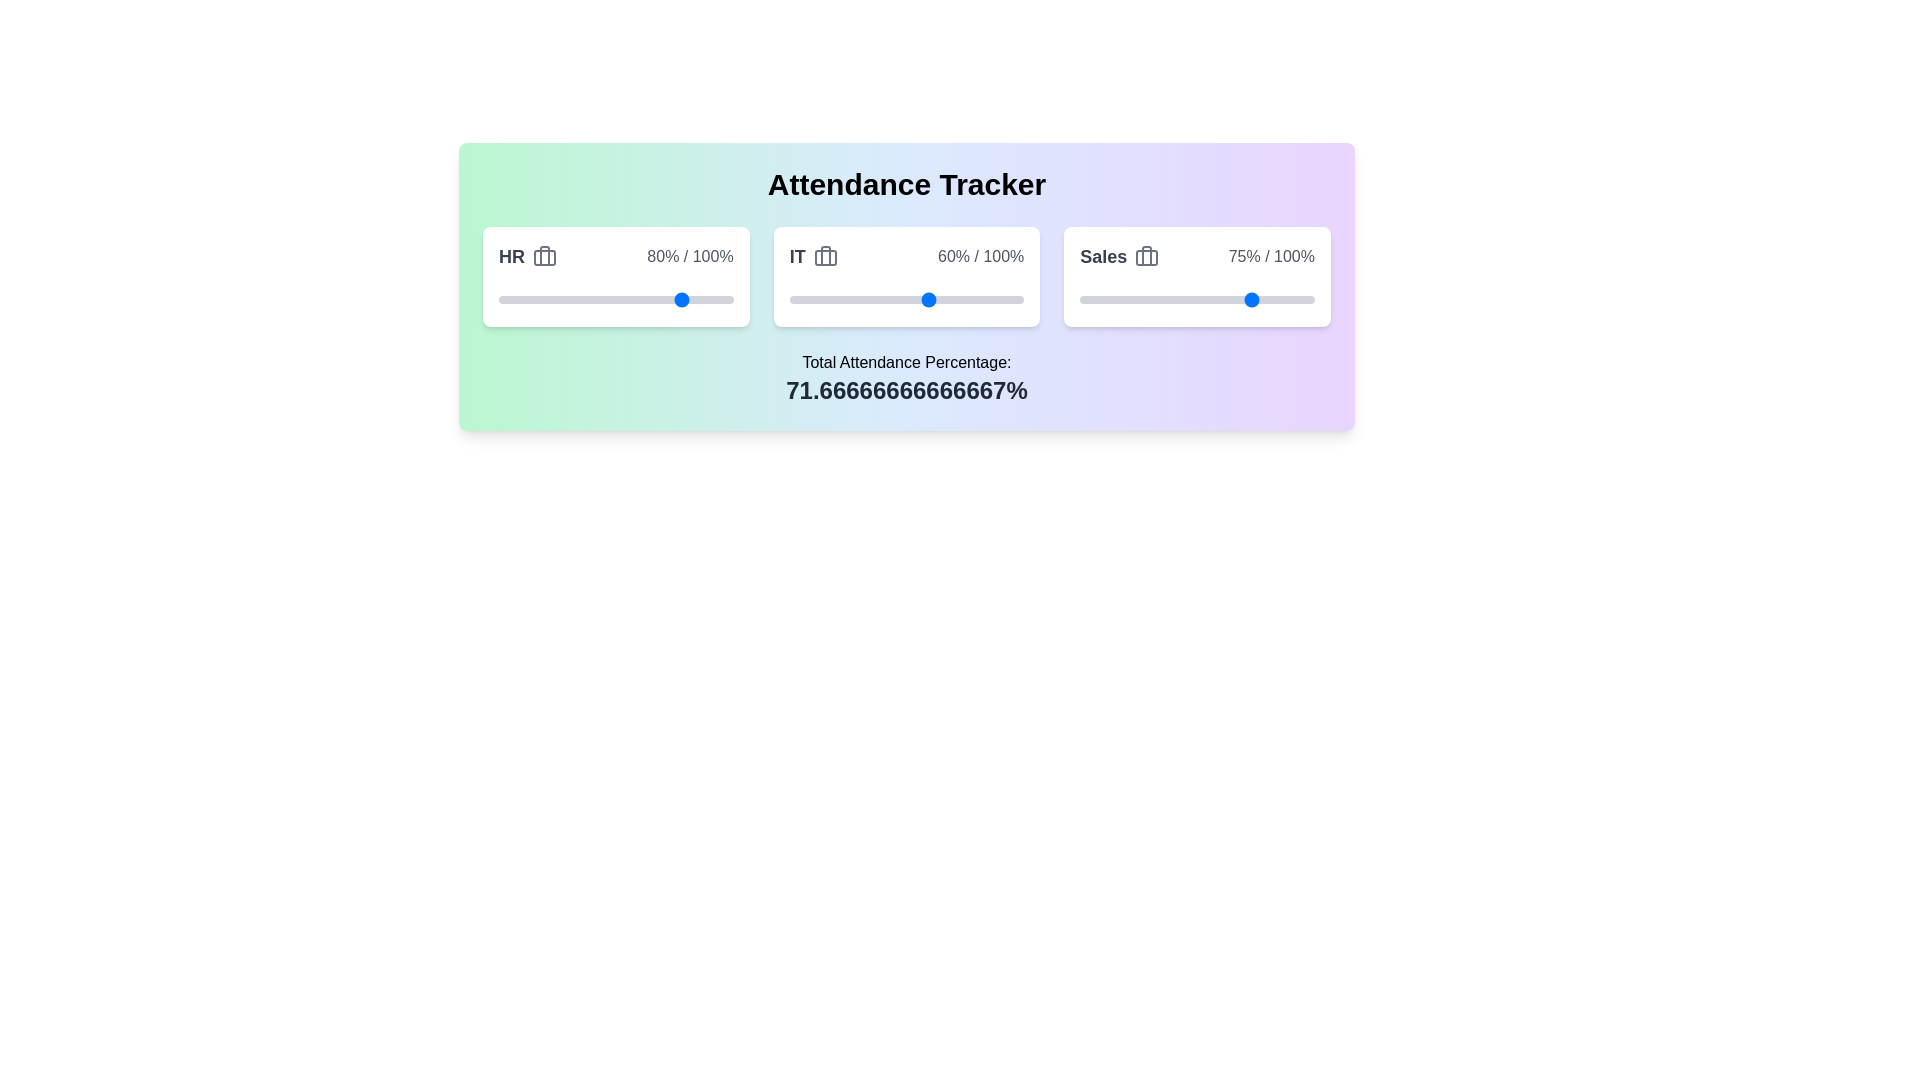 This screenshot has height=1080, width=1920. Describe the element at coordinates (545, 257) in the screenshot. I see `the rectangular graphical vector element that is part of the briefcase icon, located in the HR section of the attendance tracker` at that location.